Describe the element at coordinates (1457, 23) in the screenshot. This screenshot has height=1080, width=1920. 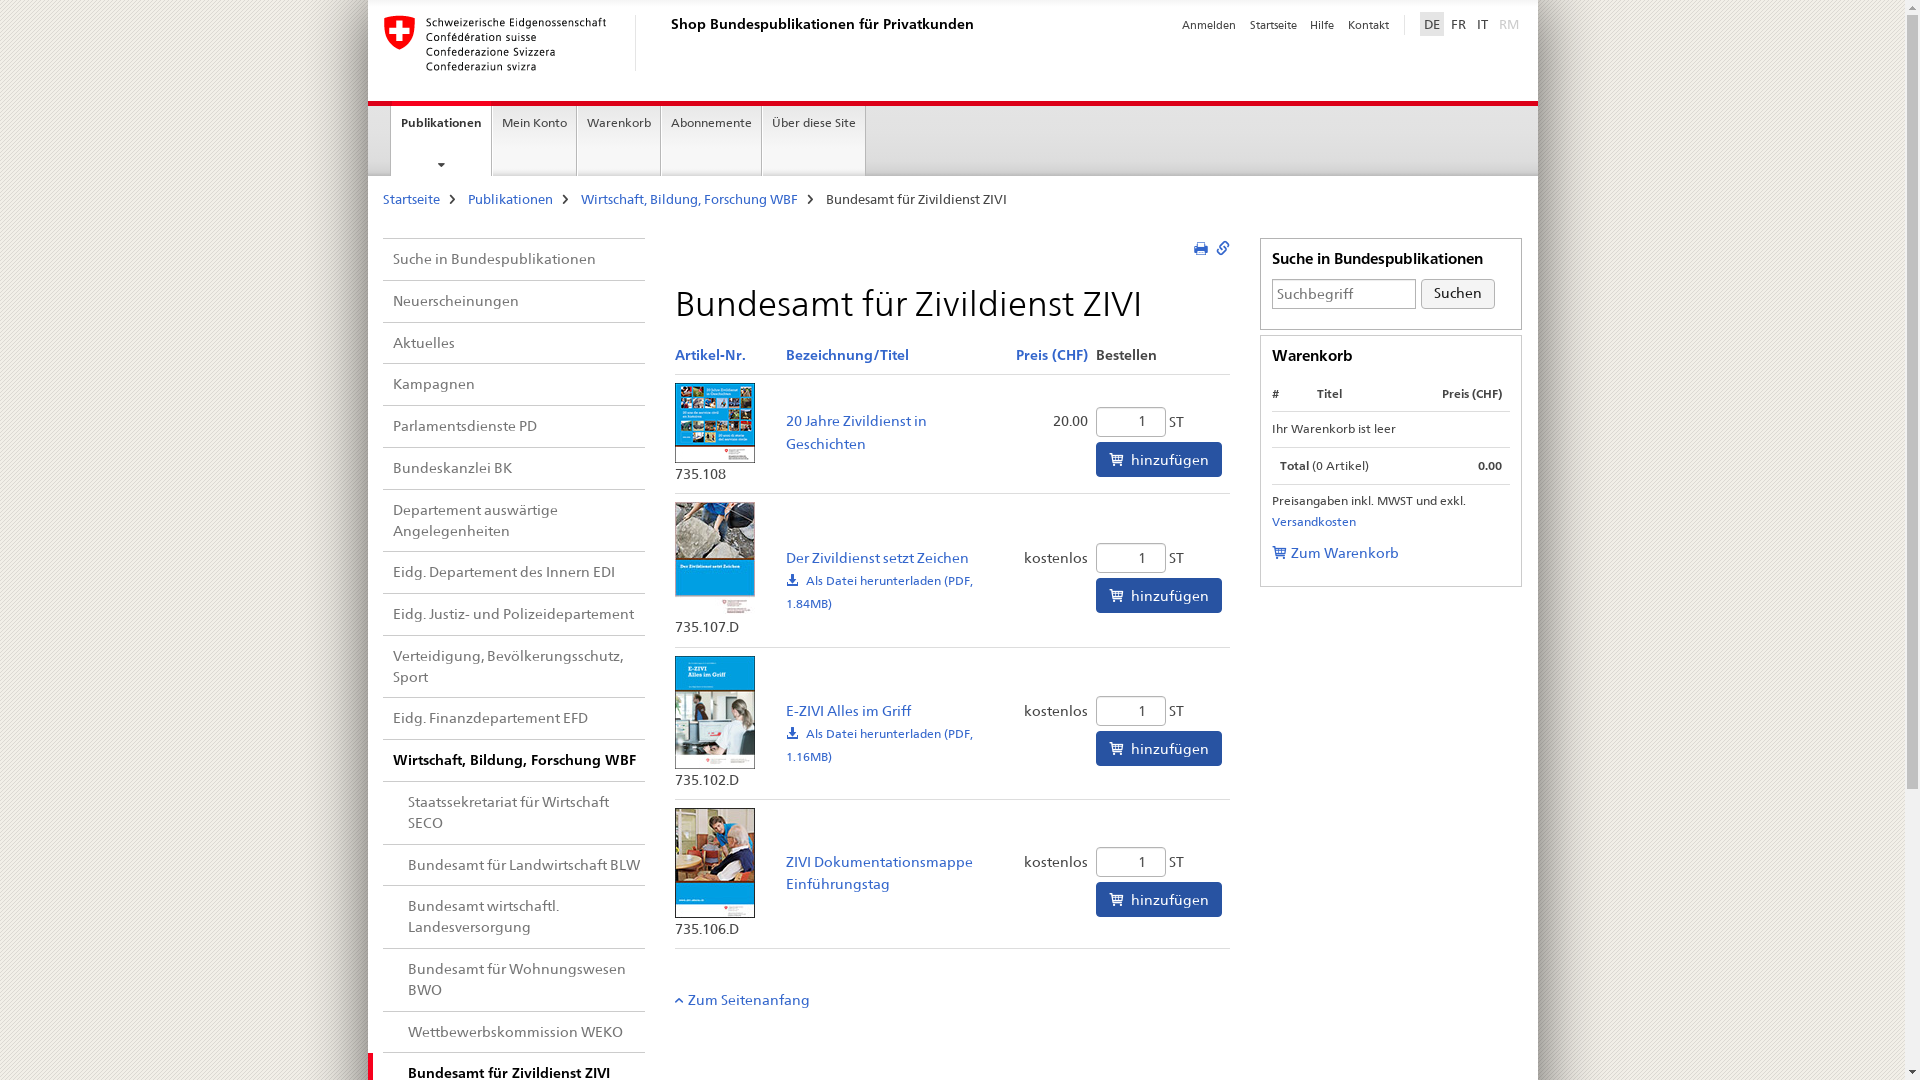
I see `'FR'` at that location.